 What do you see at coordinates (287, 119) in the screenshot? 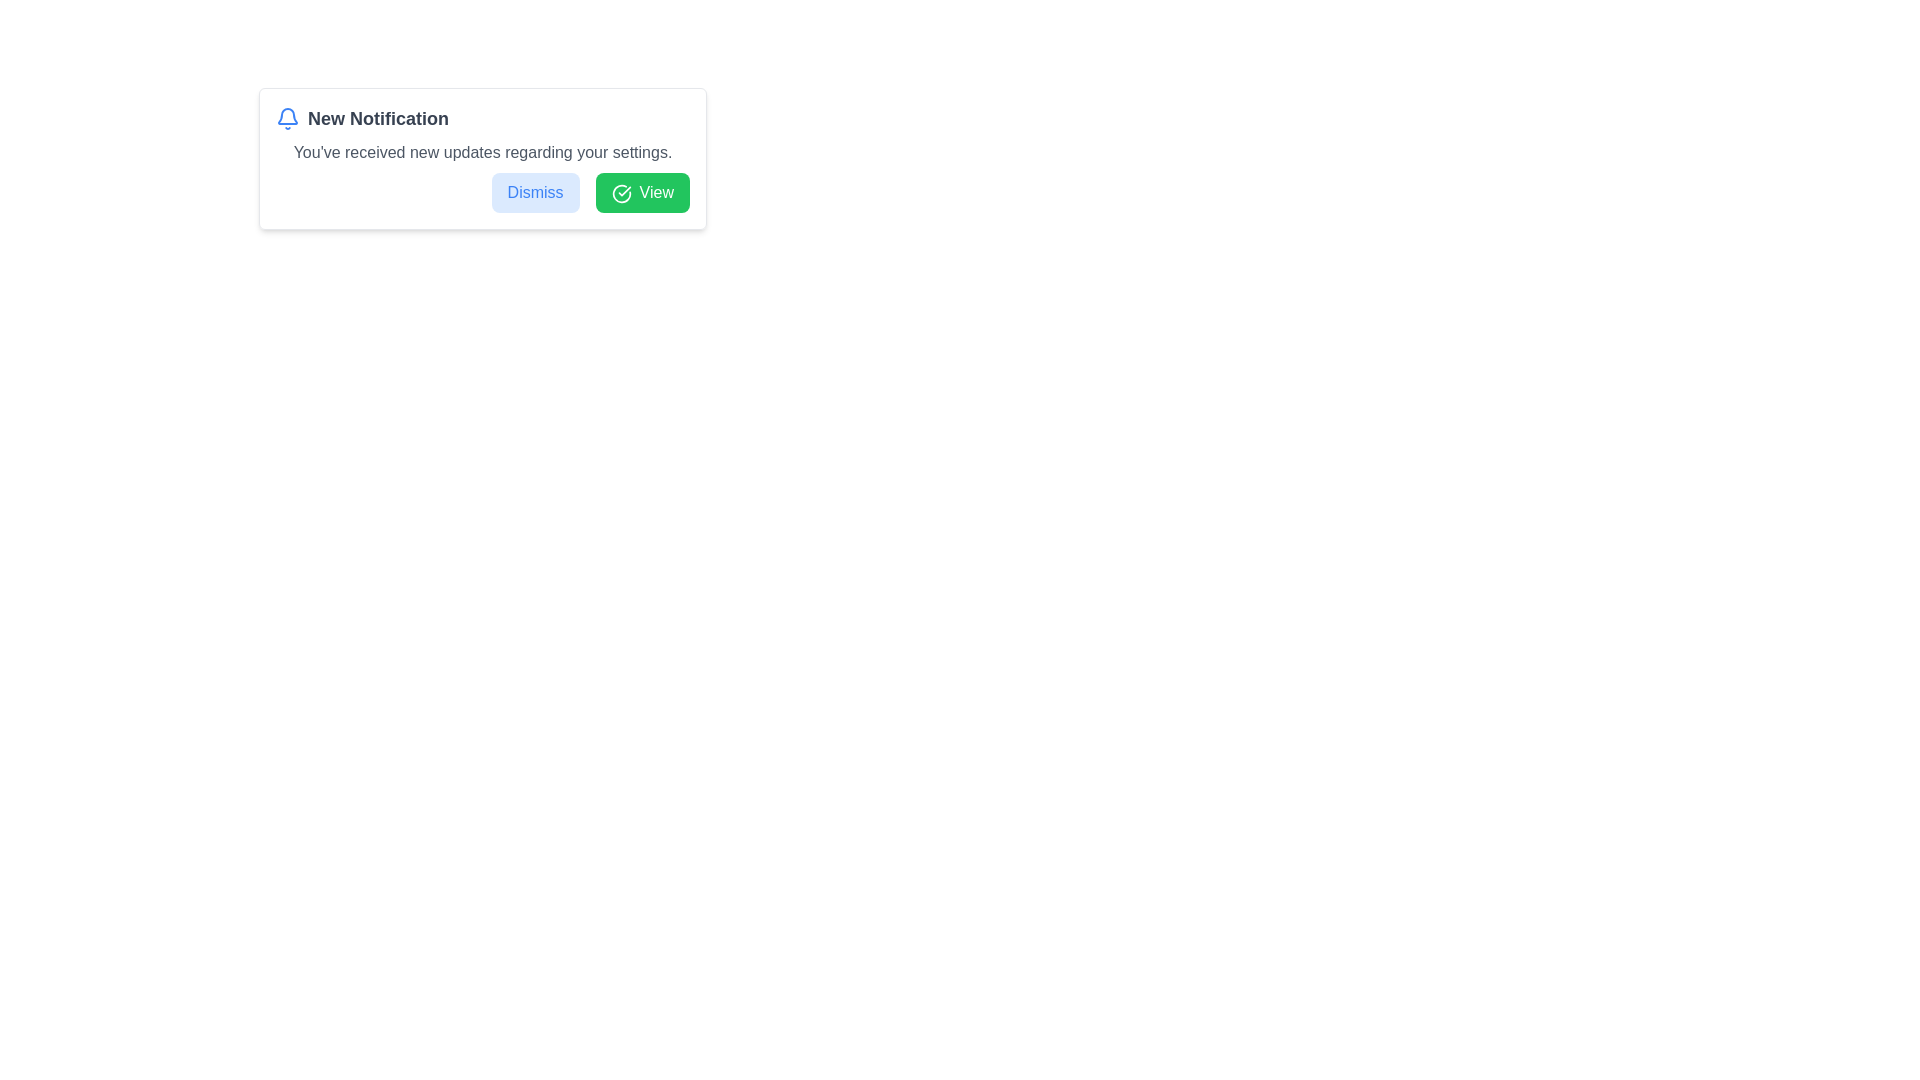
I see `the notification icon located at the top-left of the notification card, adjacent to the 'New Notification' text` at bounding box center [287, 119].